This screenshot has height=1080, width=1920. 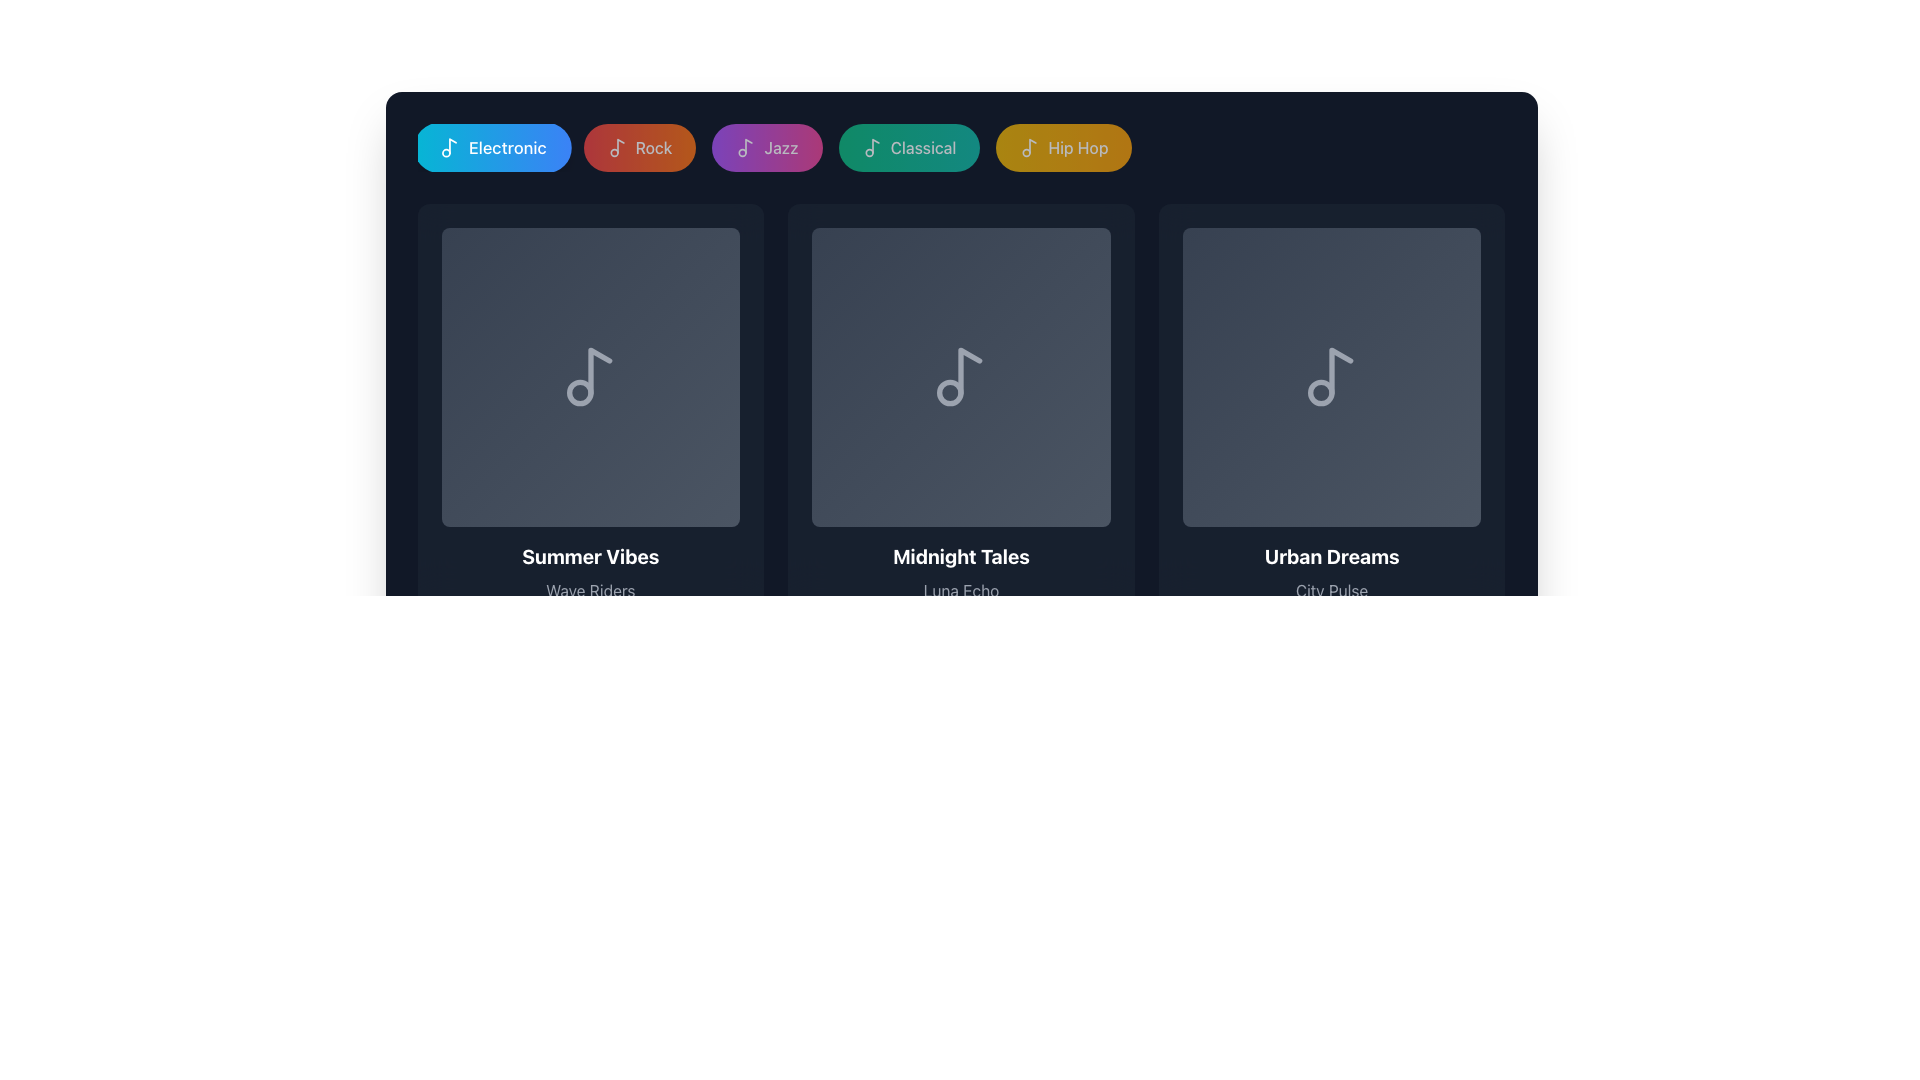 I want to click on properties of the Progress bar located near the lower center of the interface, which has a dark gray background and a green segment indicating progress, so click(x=942, y=715).